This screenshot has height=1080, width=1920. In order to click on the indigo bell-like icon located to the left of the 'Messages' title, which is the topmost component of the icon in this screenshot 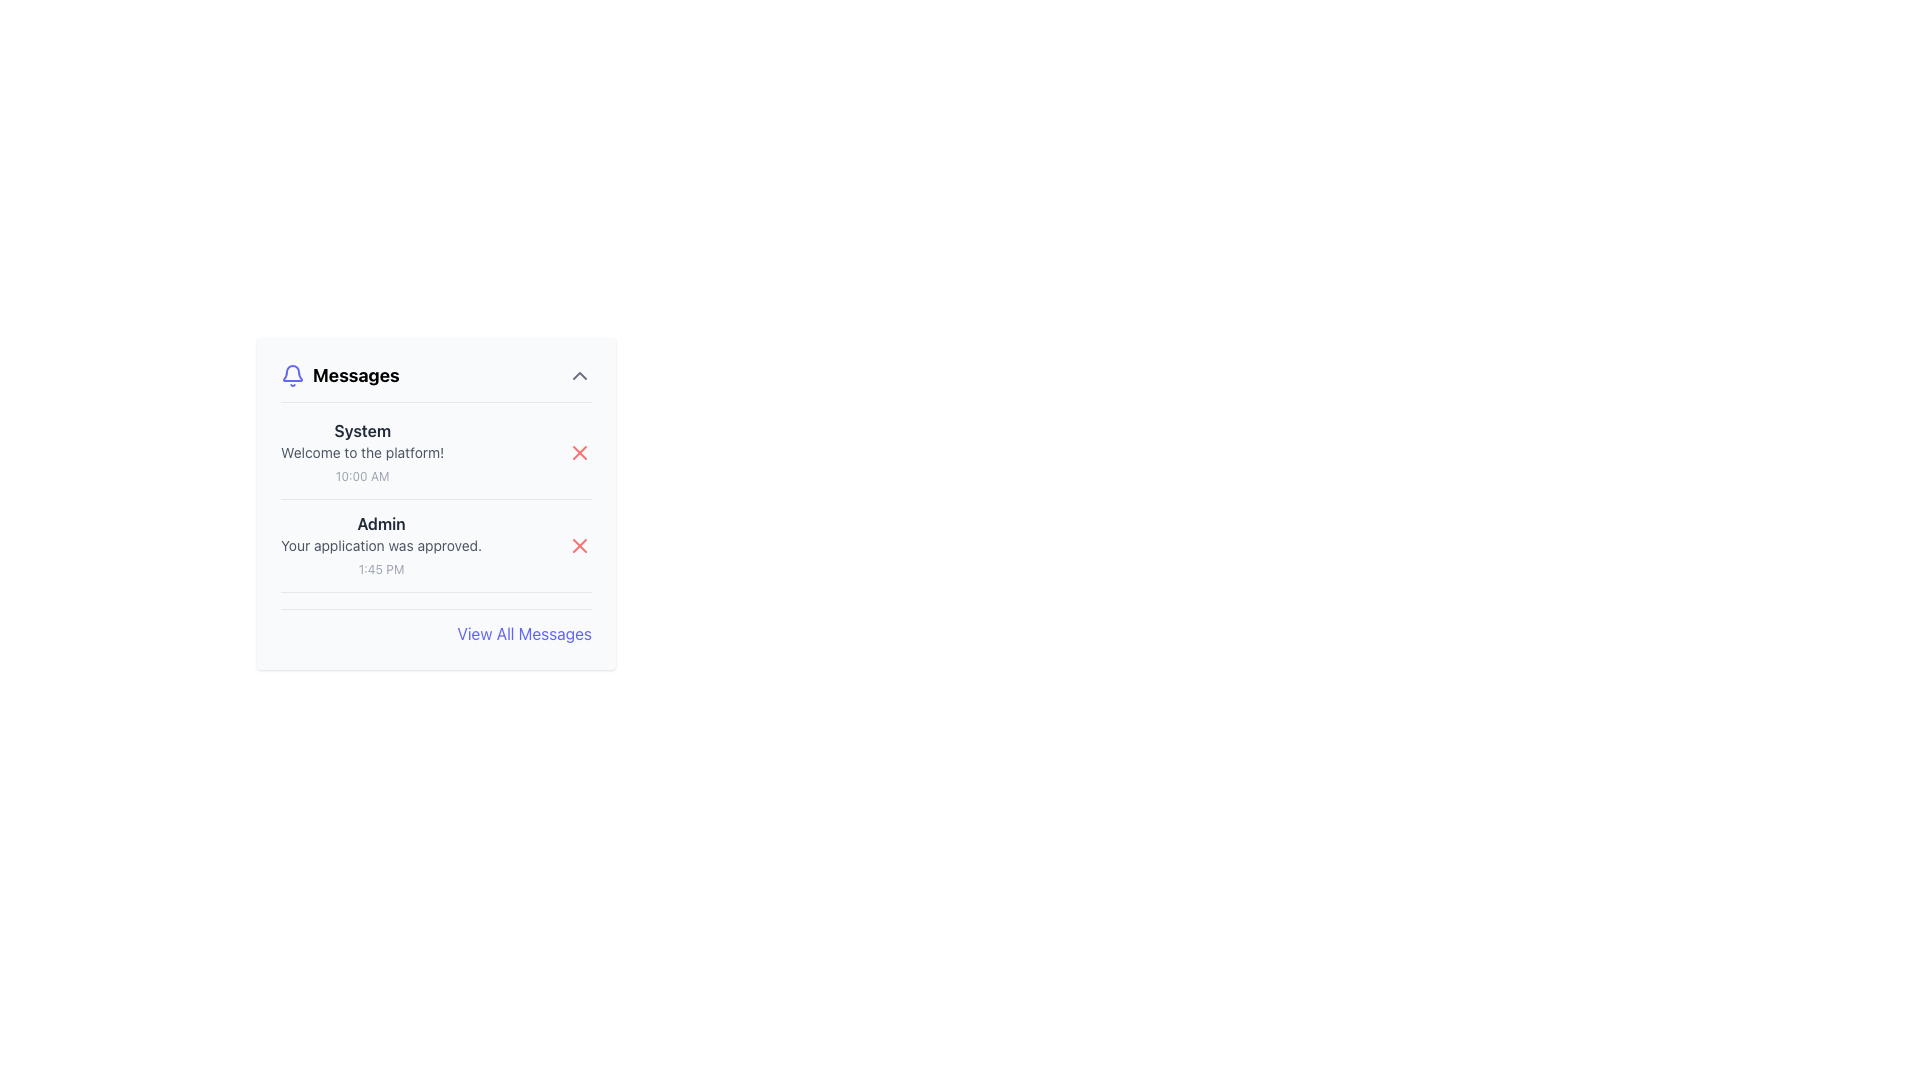, I will do `click(291, 373)`.